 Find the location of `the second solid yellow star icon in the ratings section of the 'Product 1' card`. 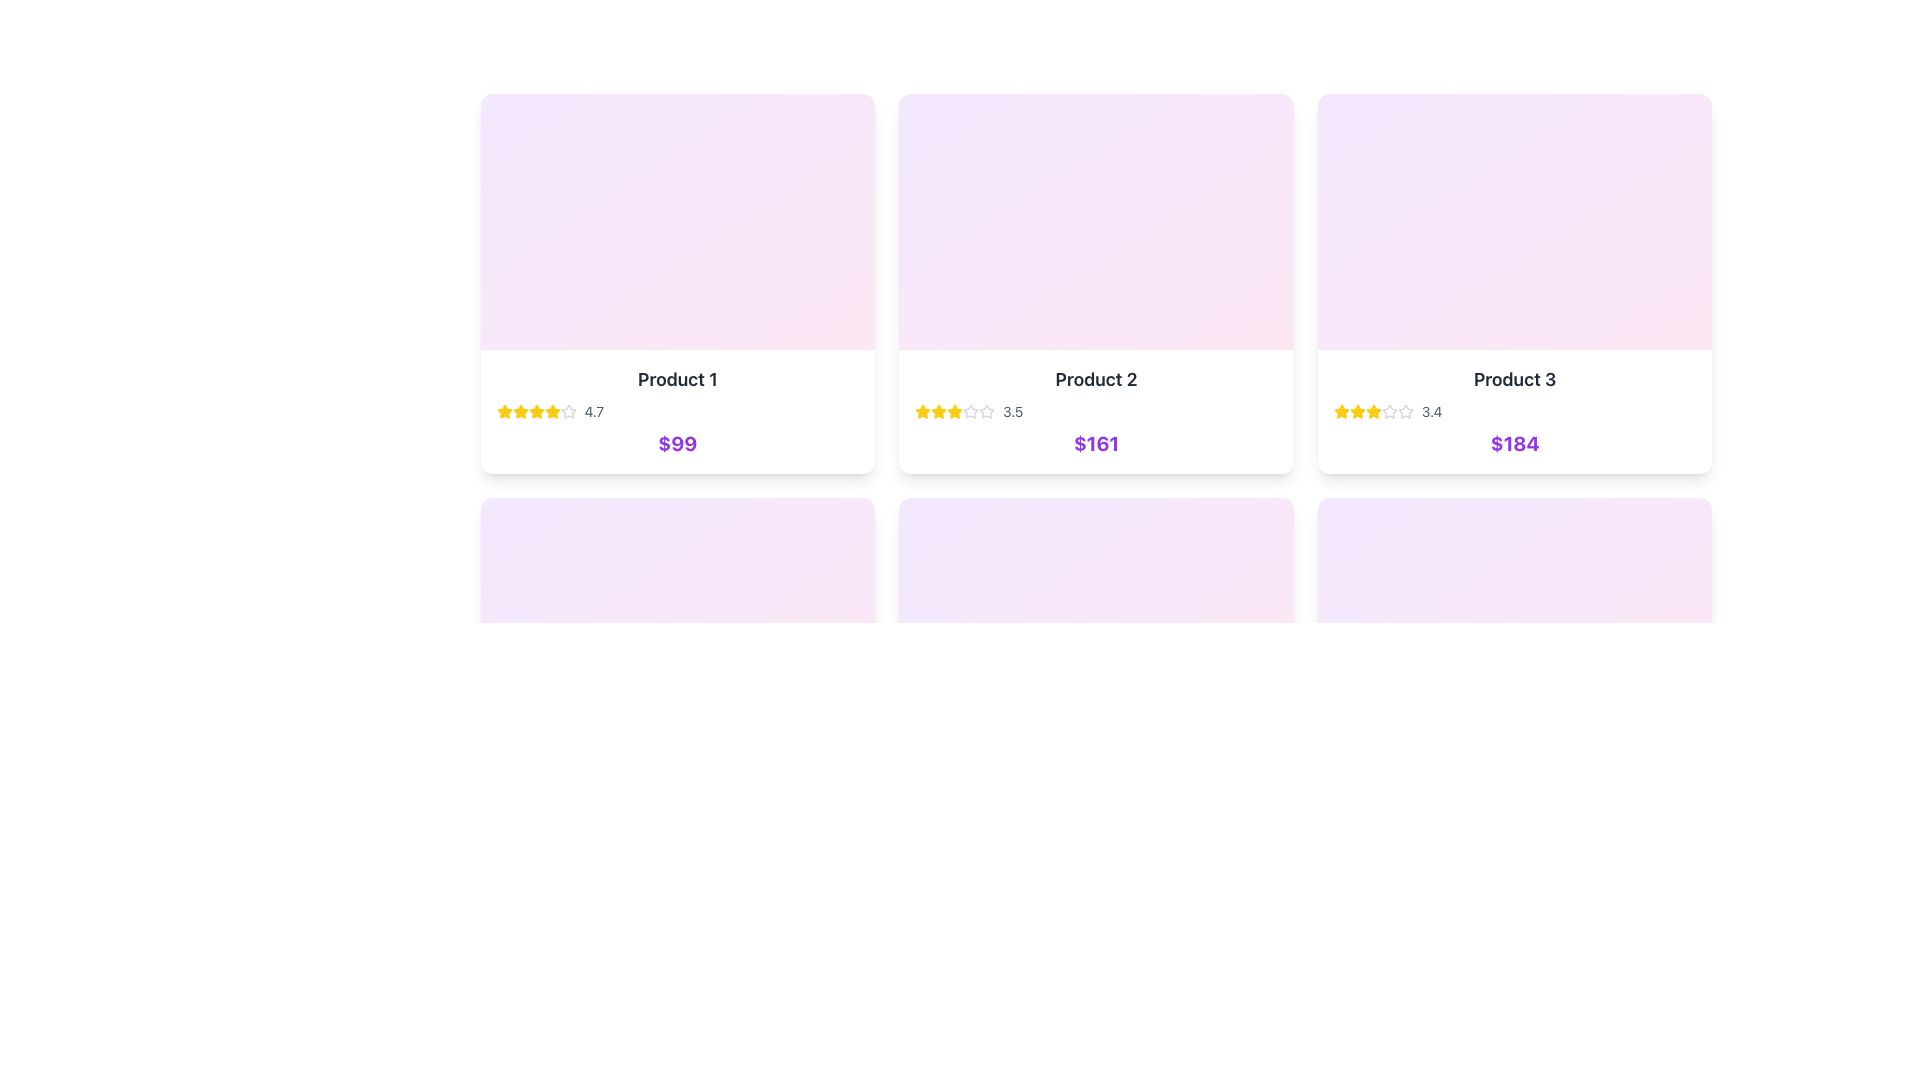

the second solid yellow star icon in the ratings section of the 'Product 1' card is located at coordinates (536, 410).